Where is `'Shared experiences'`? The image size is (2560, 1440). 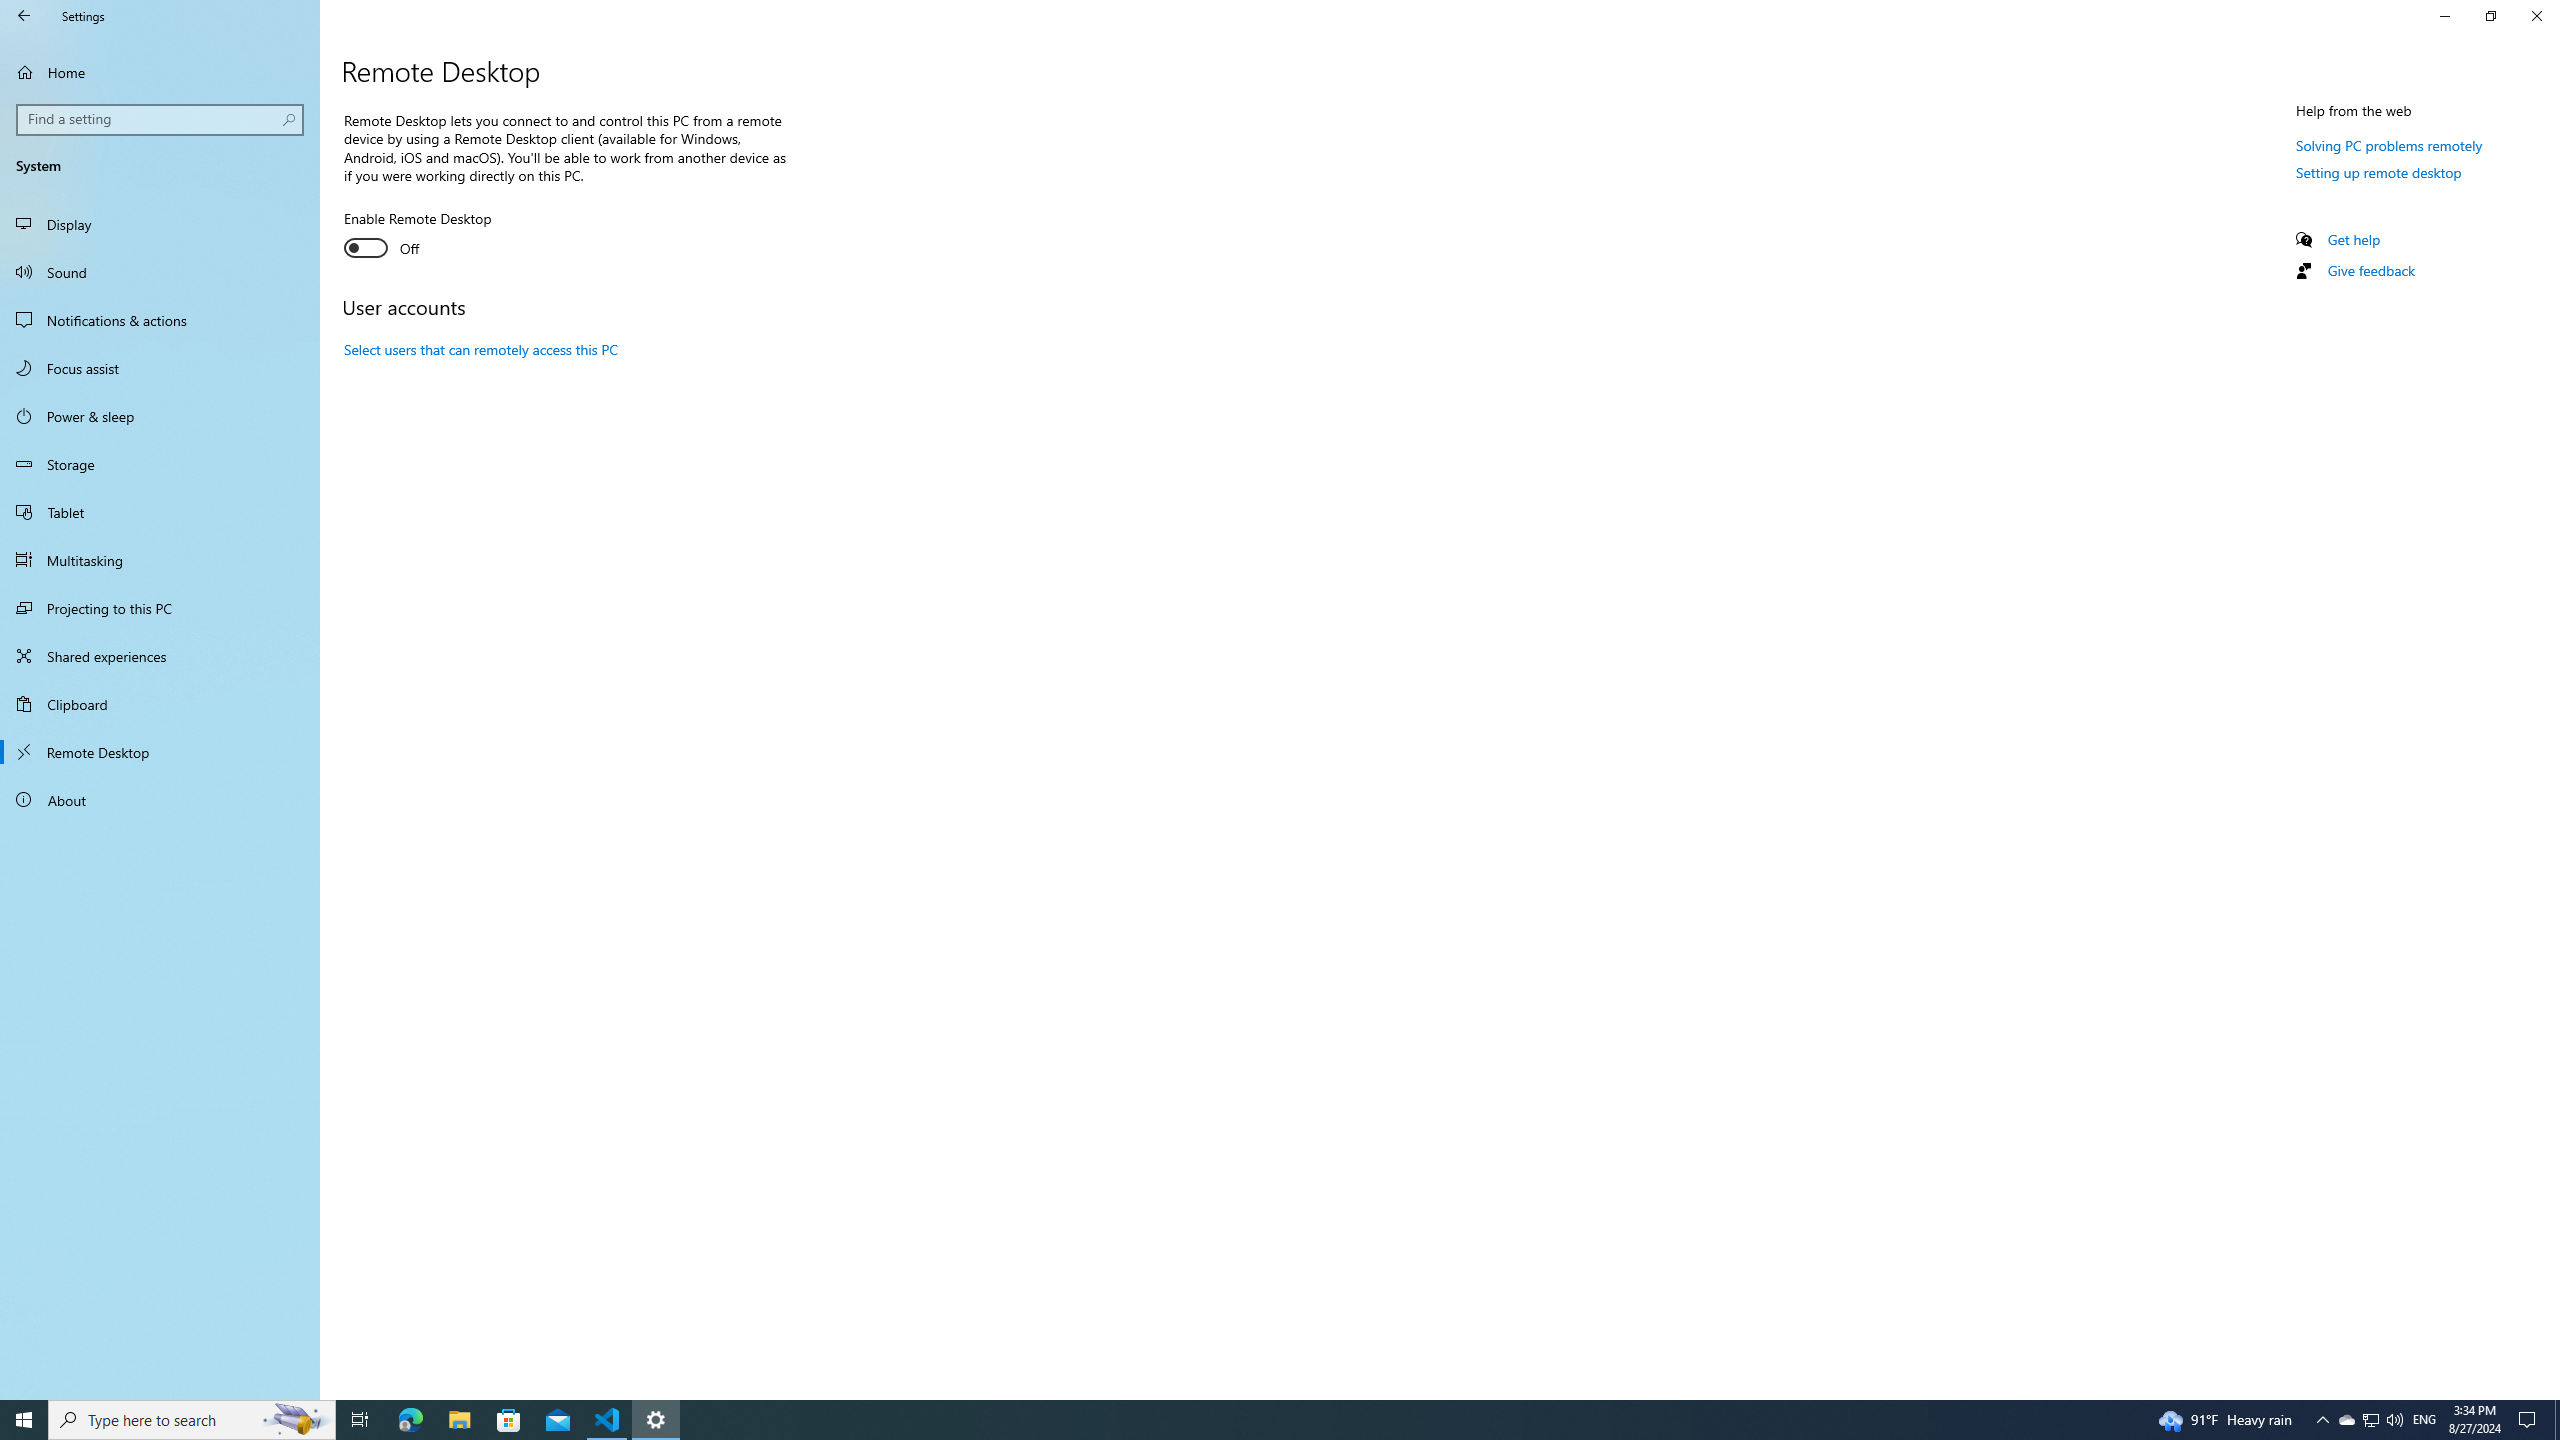 'Shared experiences' is located at coordinates (159, 654).